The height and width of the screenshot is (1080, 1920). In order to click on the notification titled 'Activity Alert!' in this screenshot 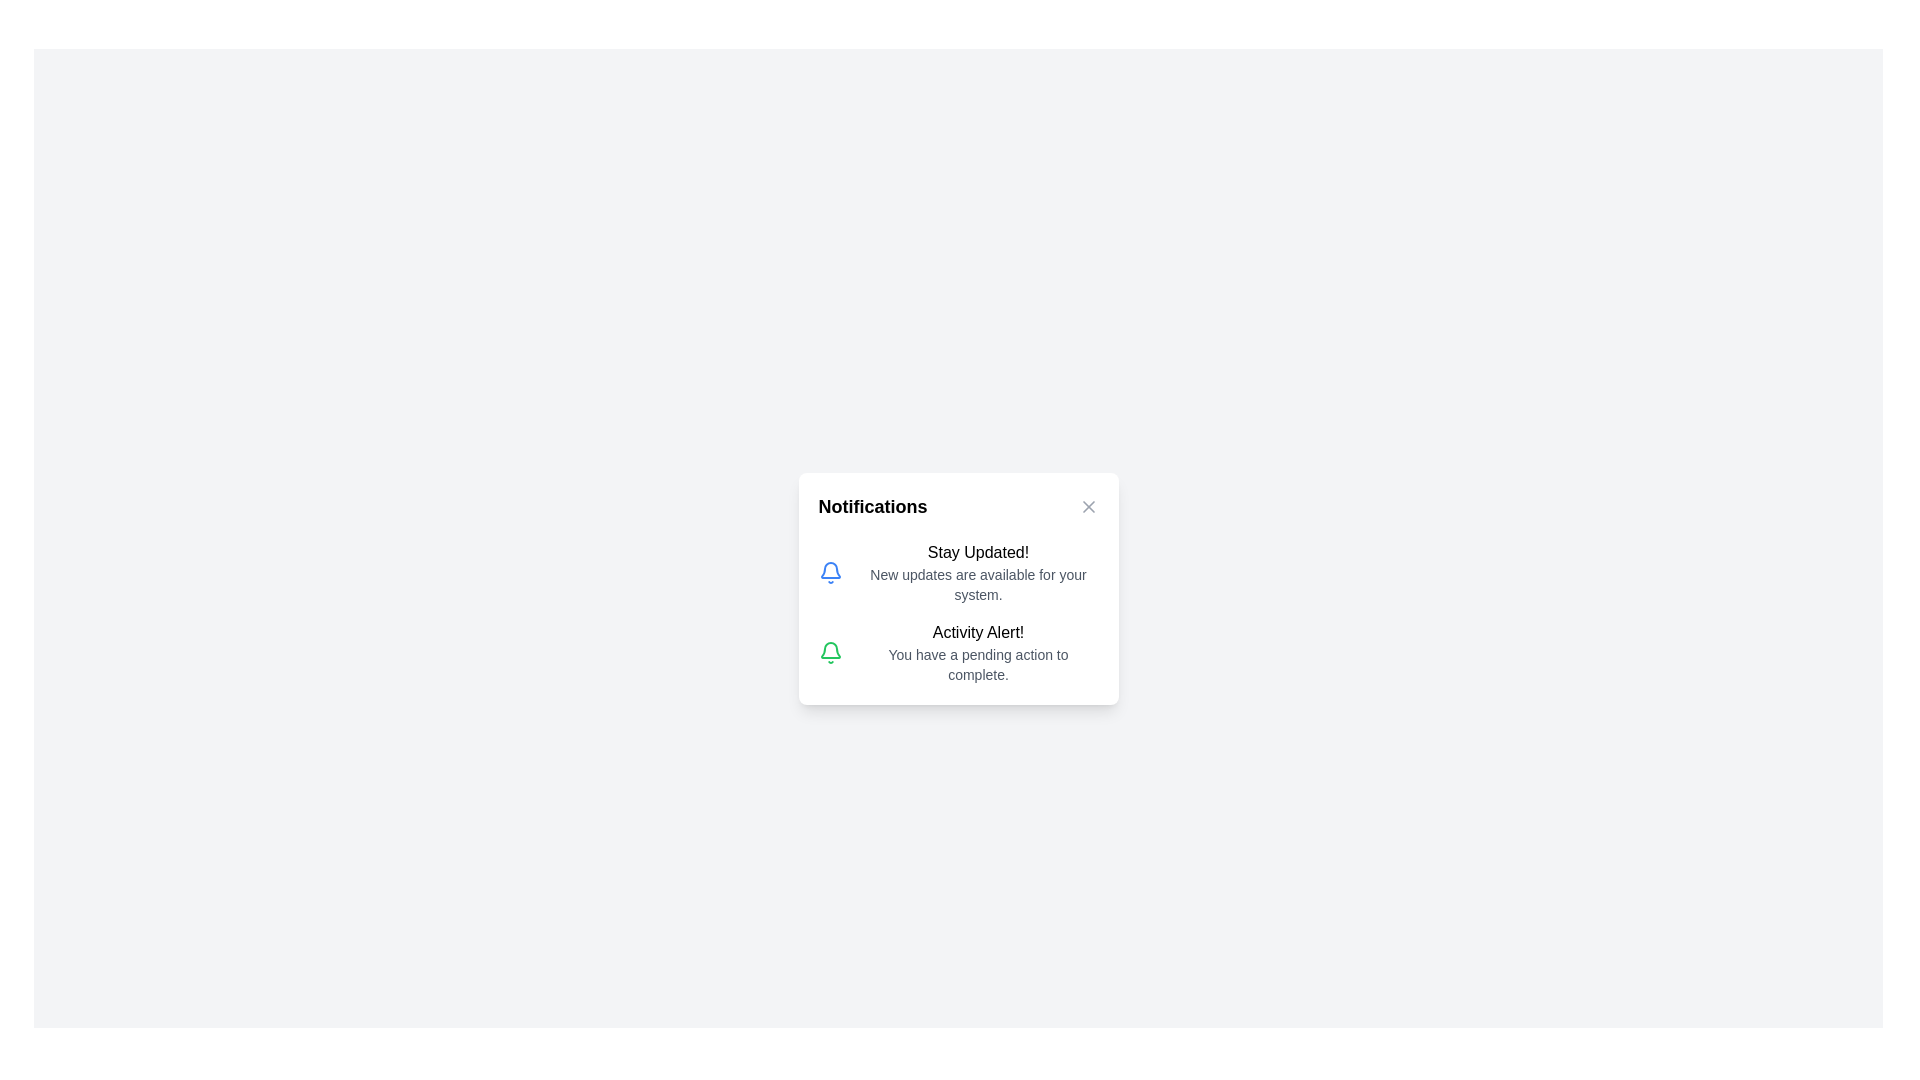, I will do `click(830, 652)`.